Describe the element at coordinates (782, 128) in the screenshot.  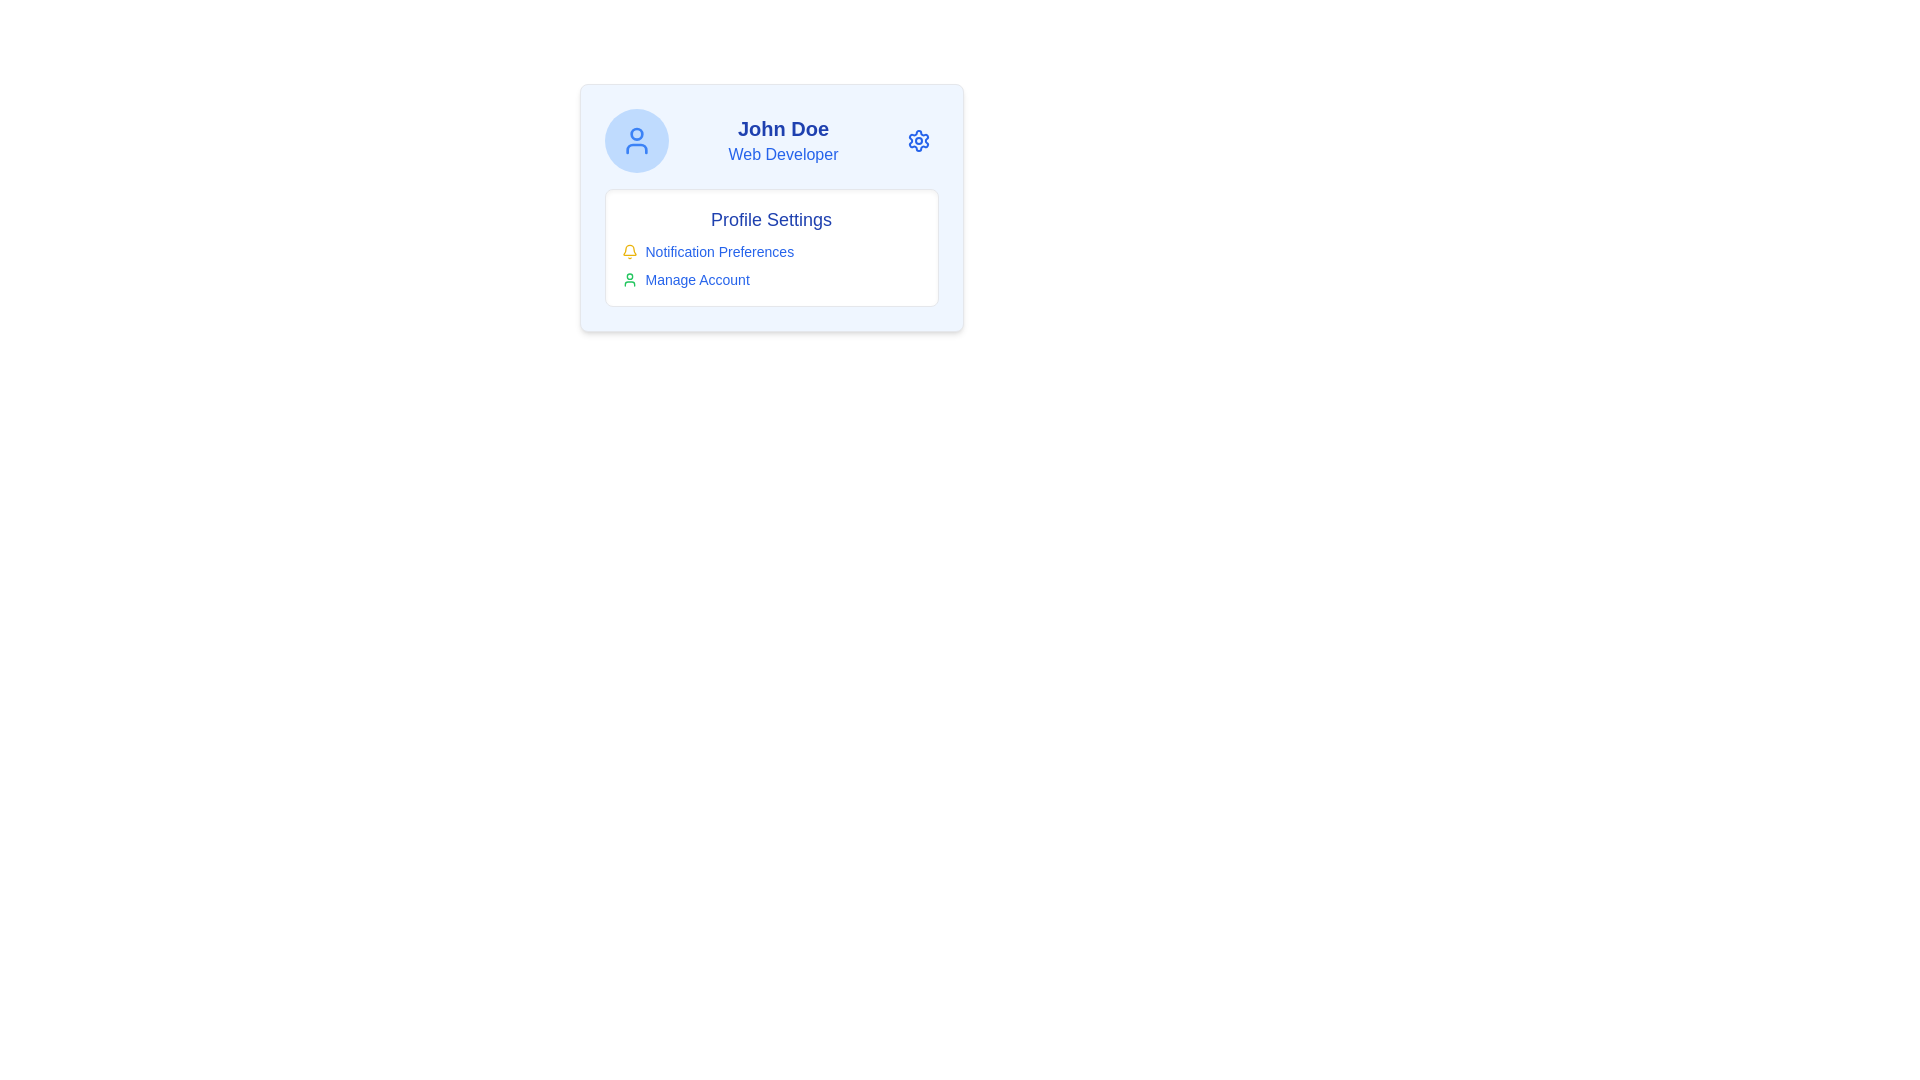
I see `text content of the user name label located at the center of the card, above the 'Web Developer' text label` at that location.